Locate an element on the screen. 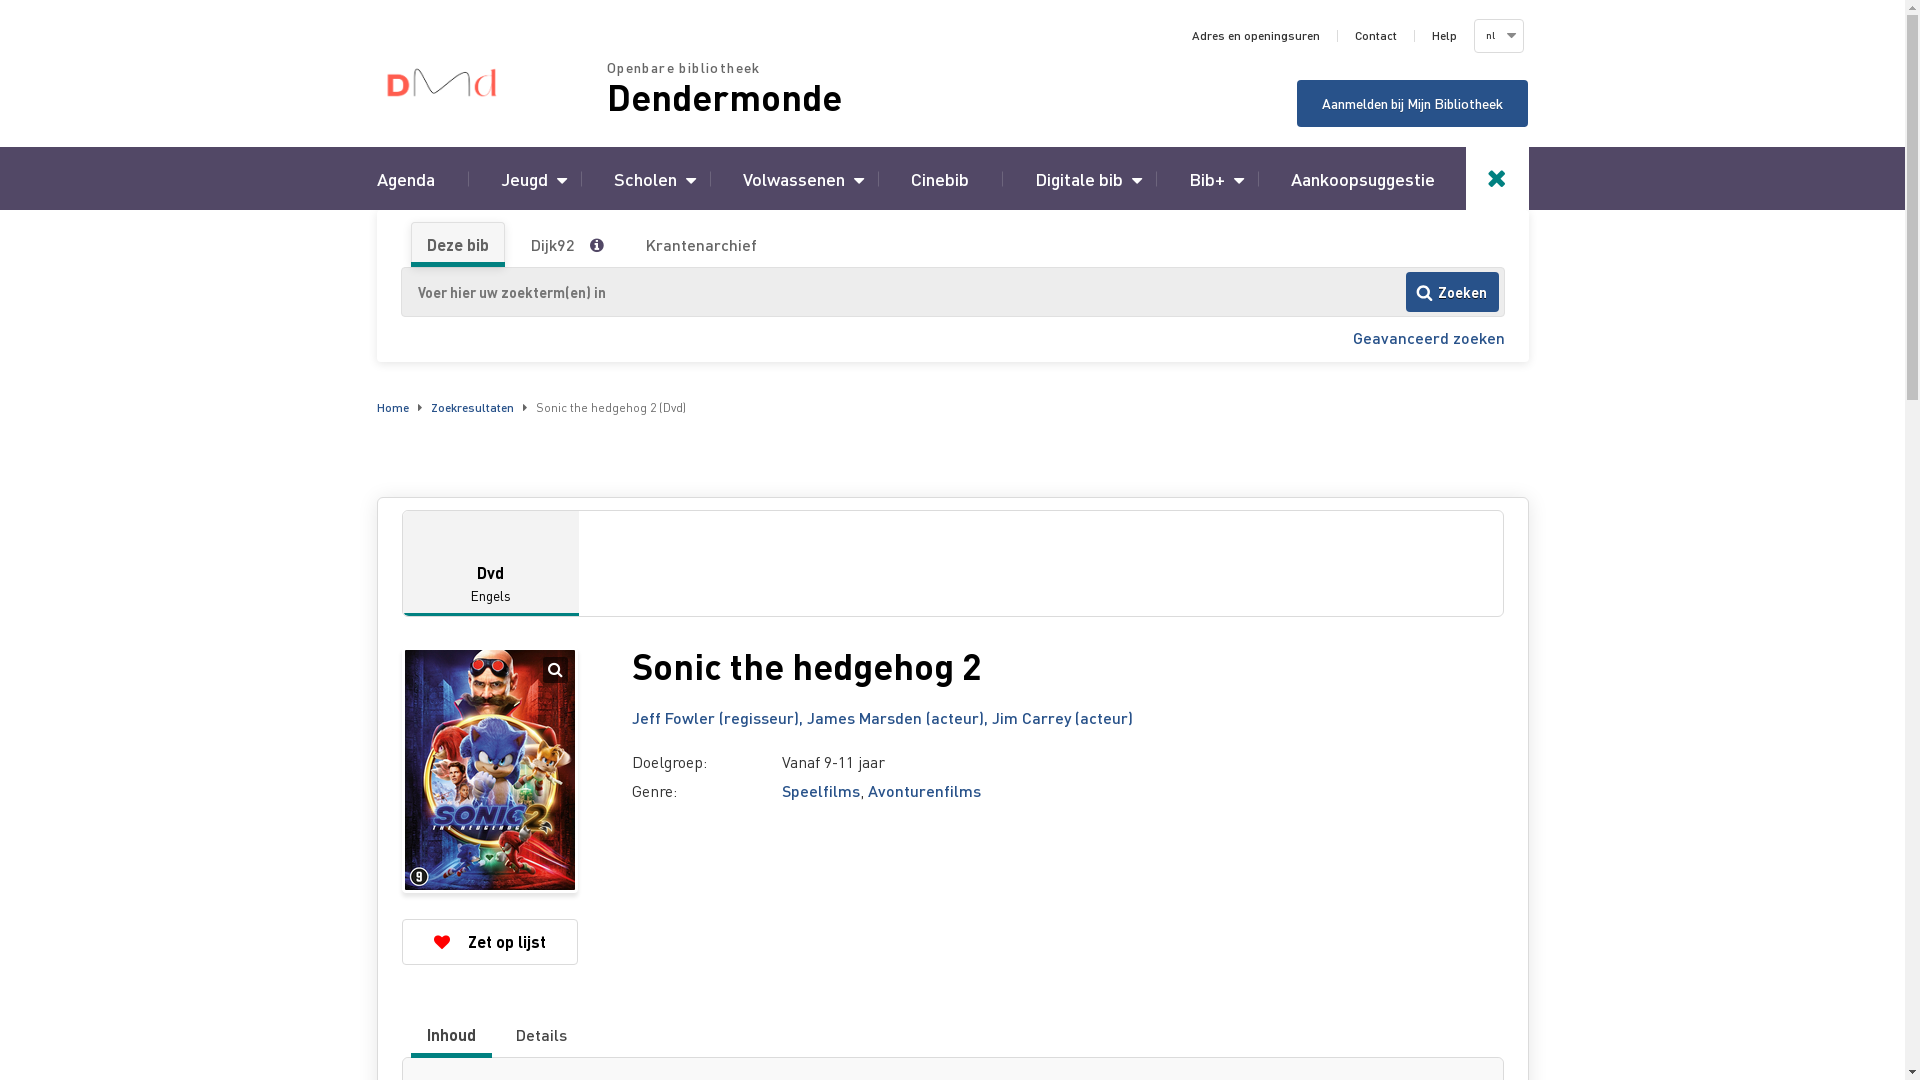 The image size is (1920, 1080). 'Cinebib' is located at coordinates (938, 177).